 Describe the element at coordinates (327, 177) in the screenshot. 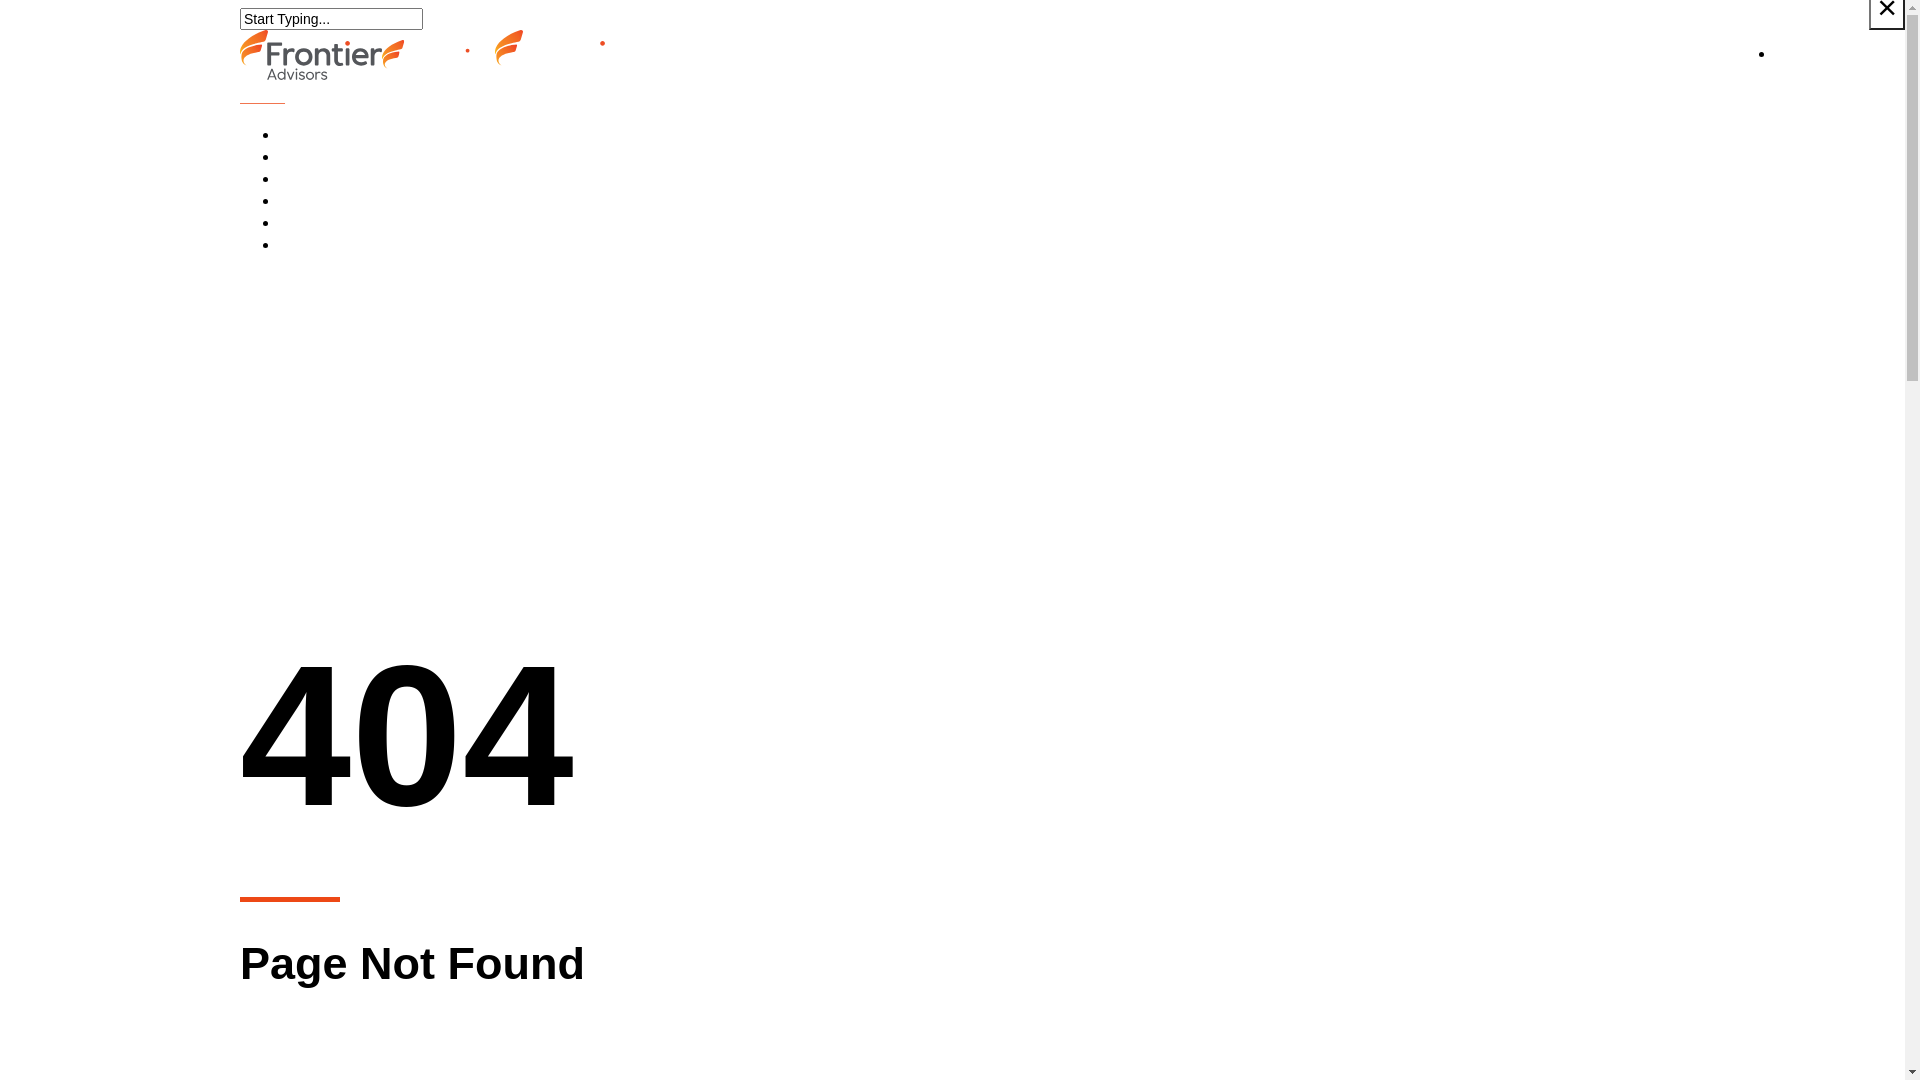

I see `'People'` at that location.